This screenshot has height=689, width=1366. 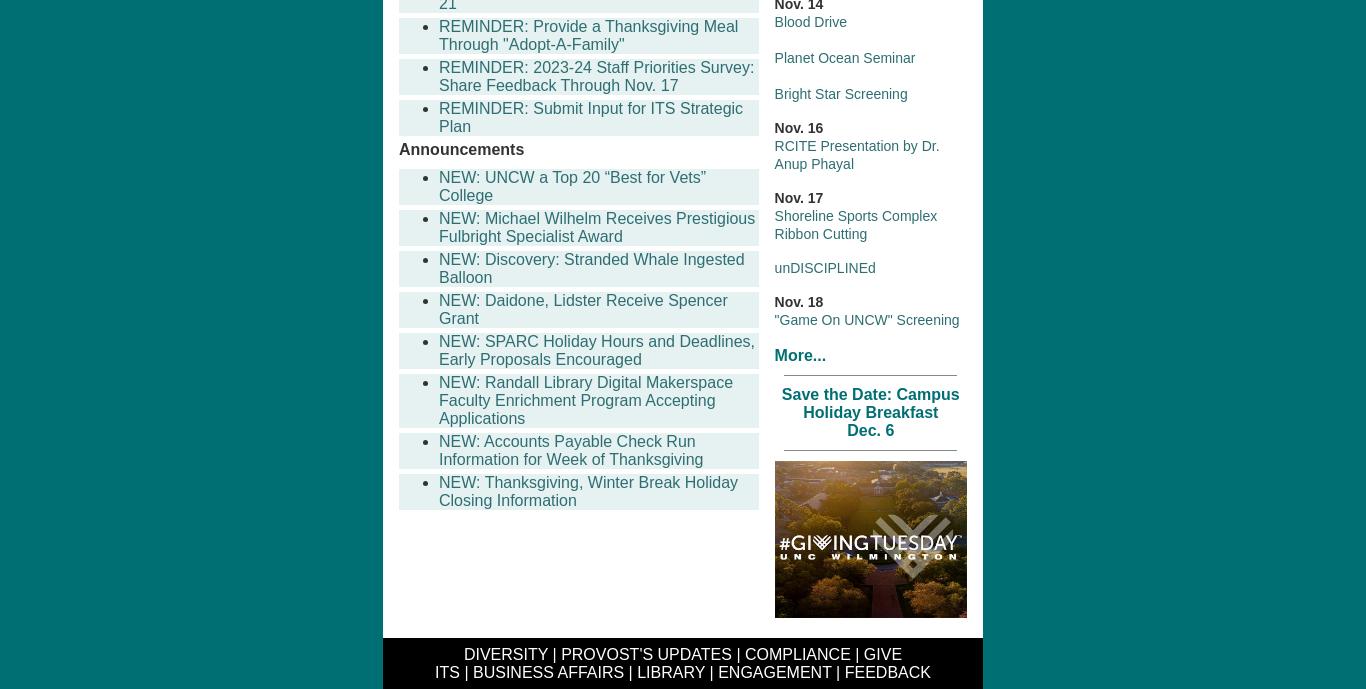 I want to click on 'Dec. 6', so click(x=869, y=428).